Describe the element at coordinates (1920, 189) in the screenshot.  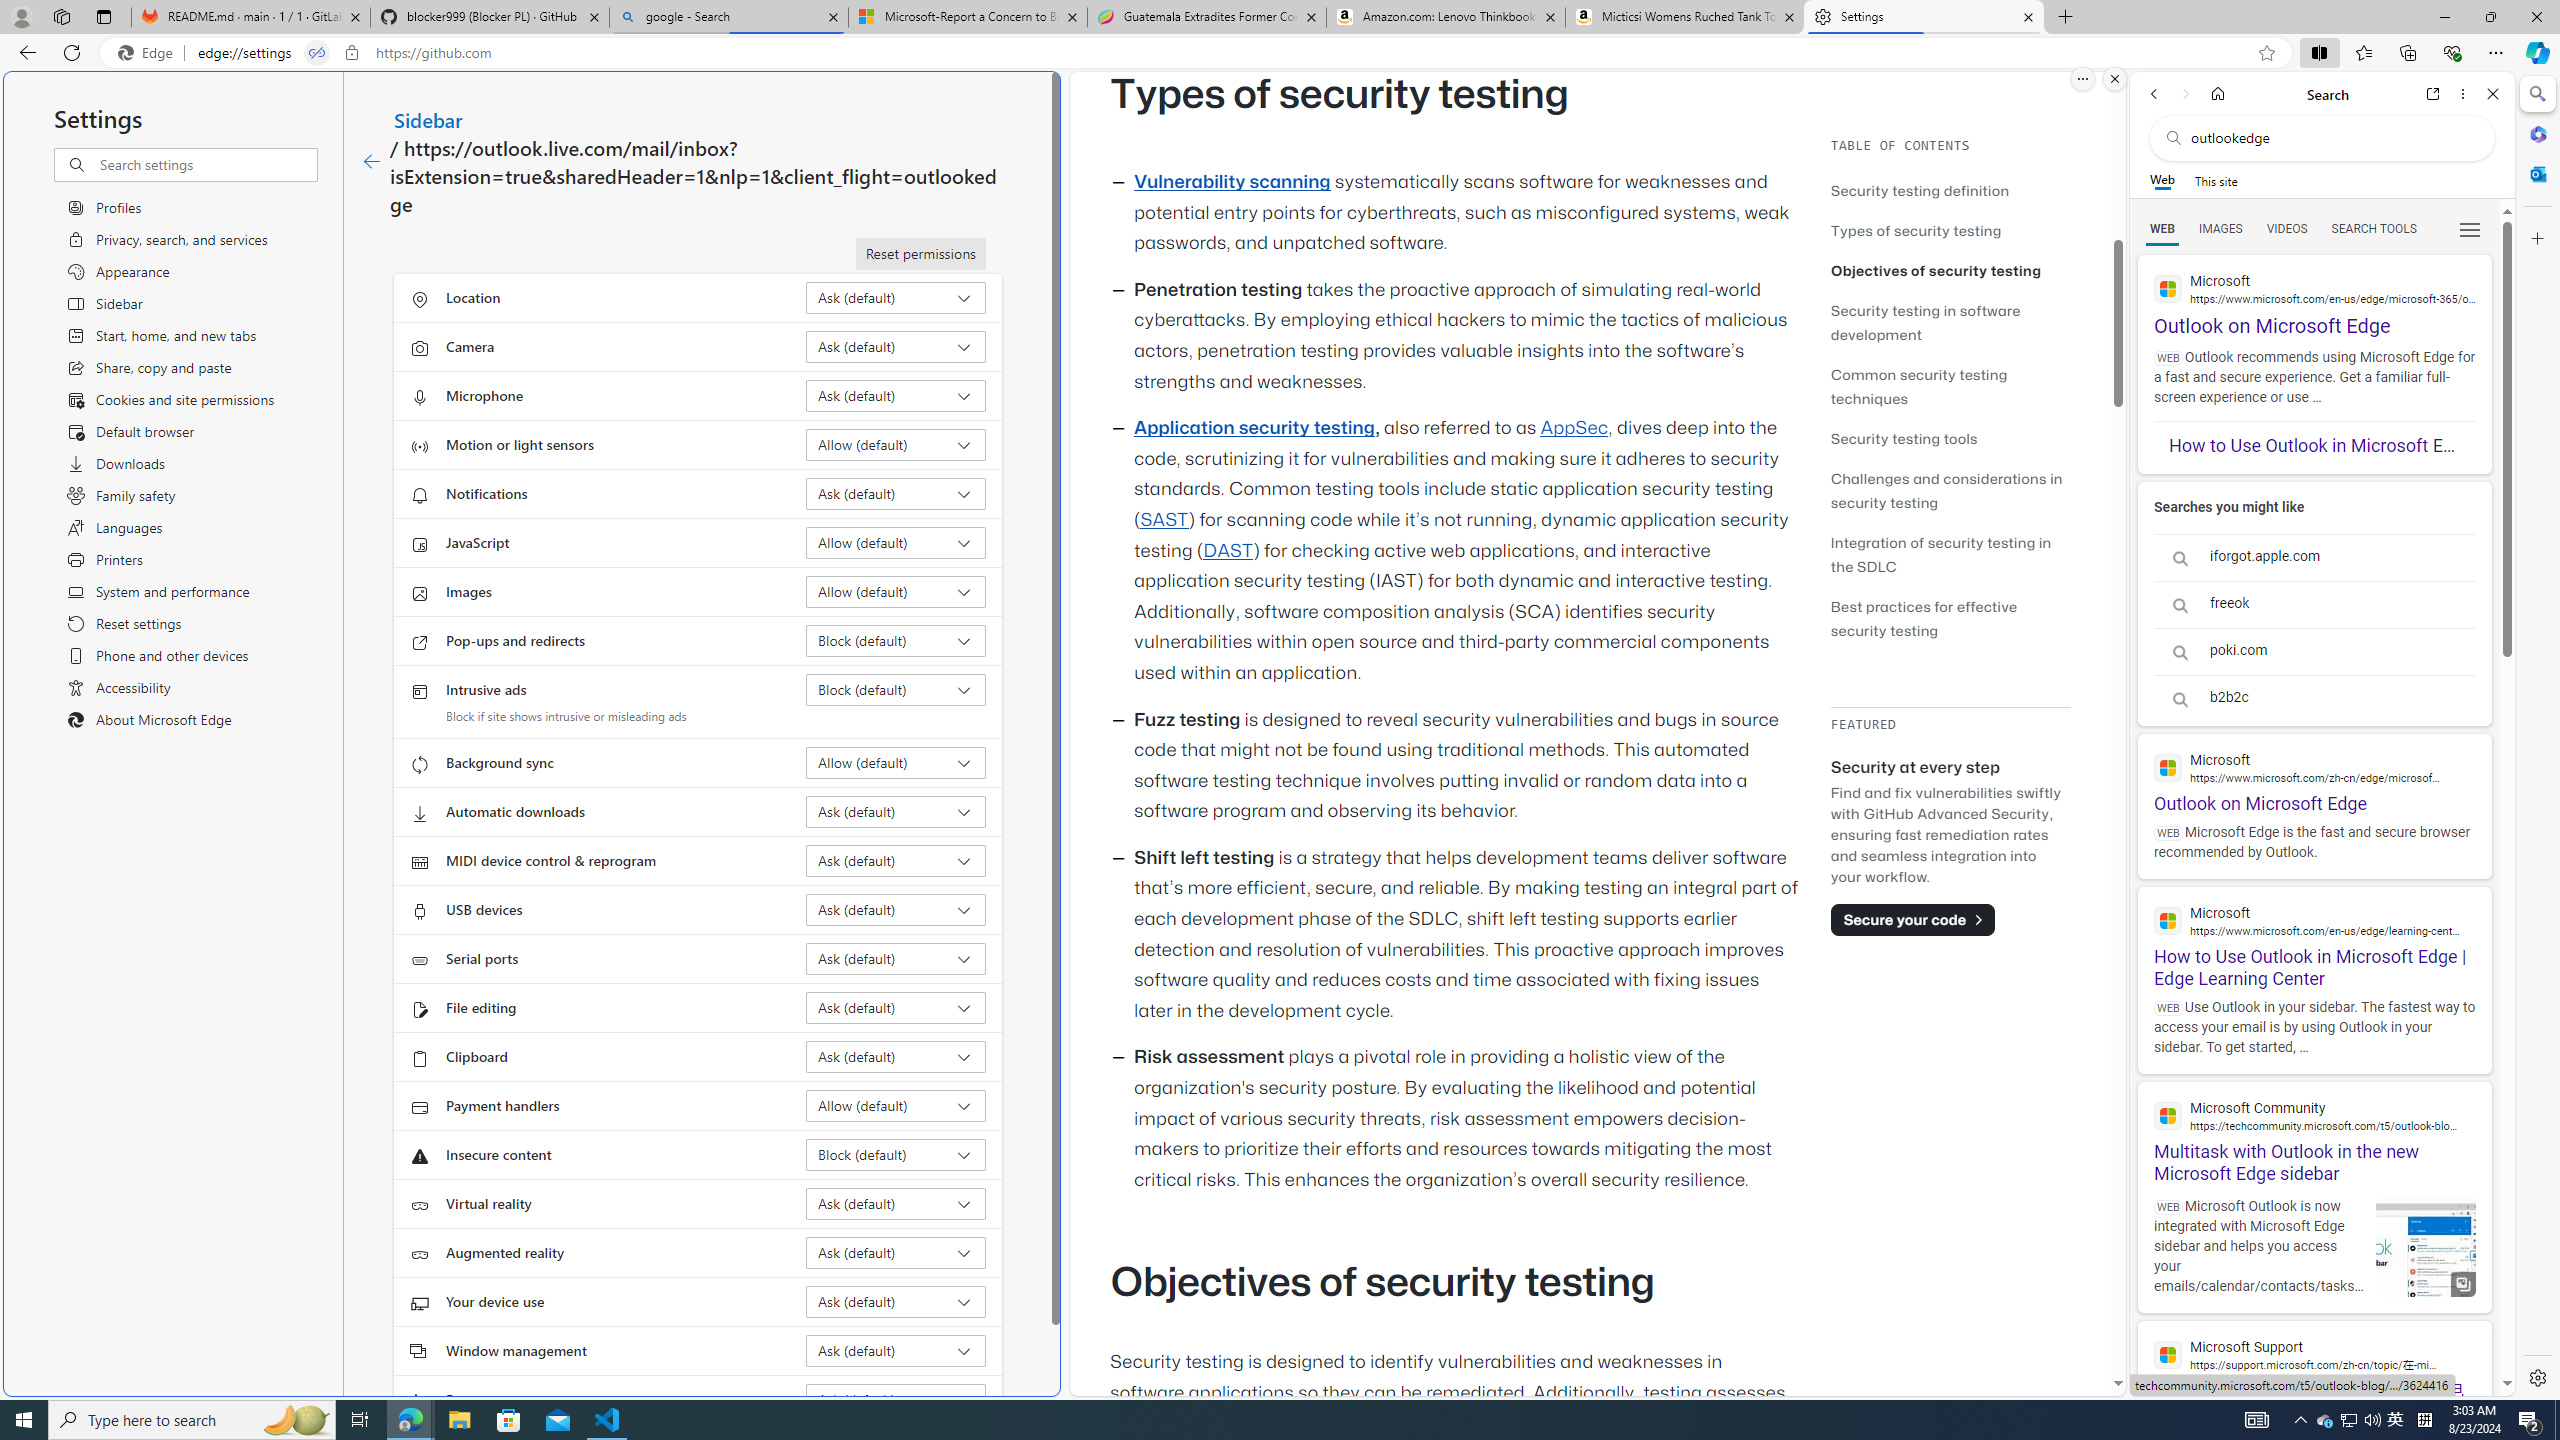
I see `'Security testing definition'` at that location.